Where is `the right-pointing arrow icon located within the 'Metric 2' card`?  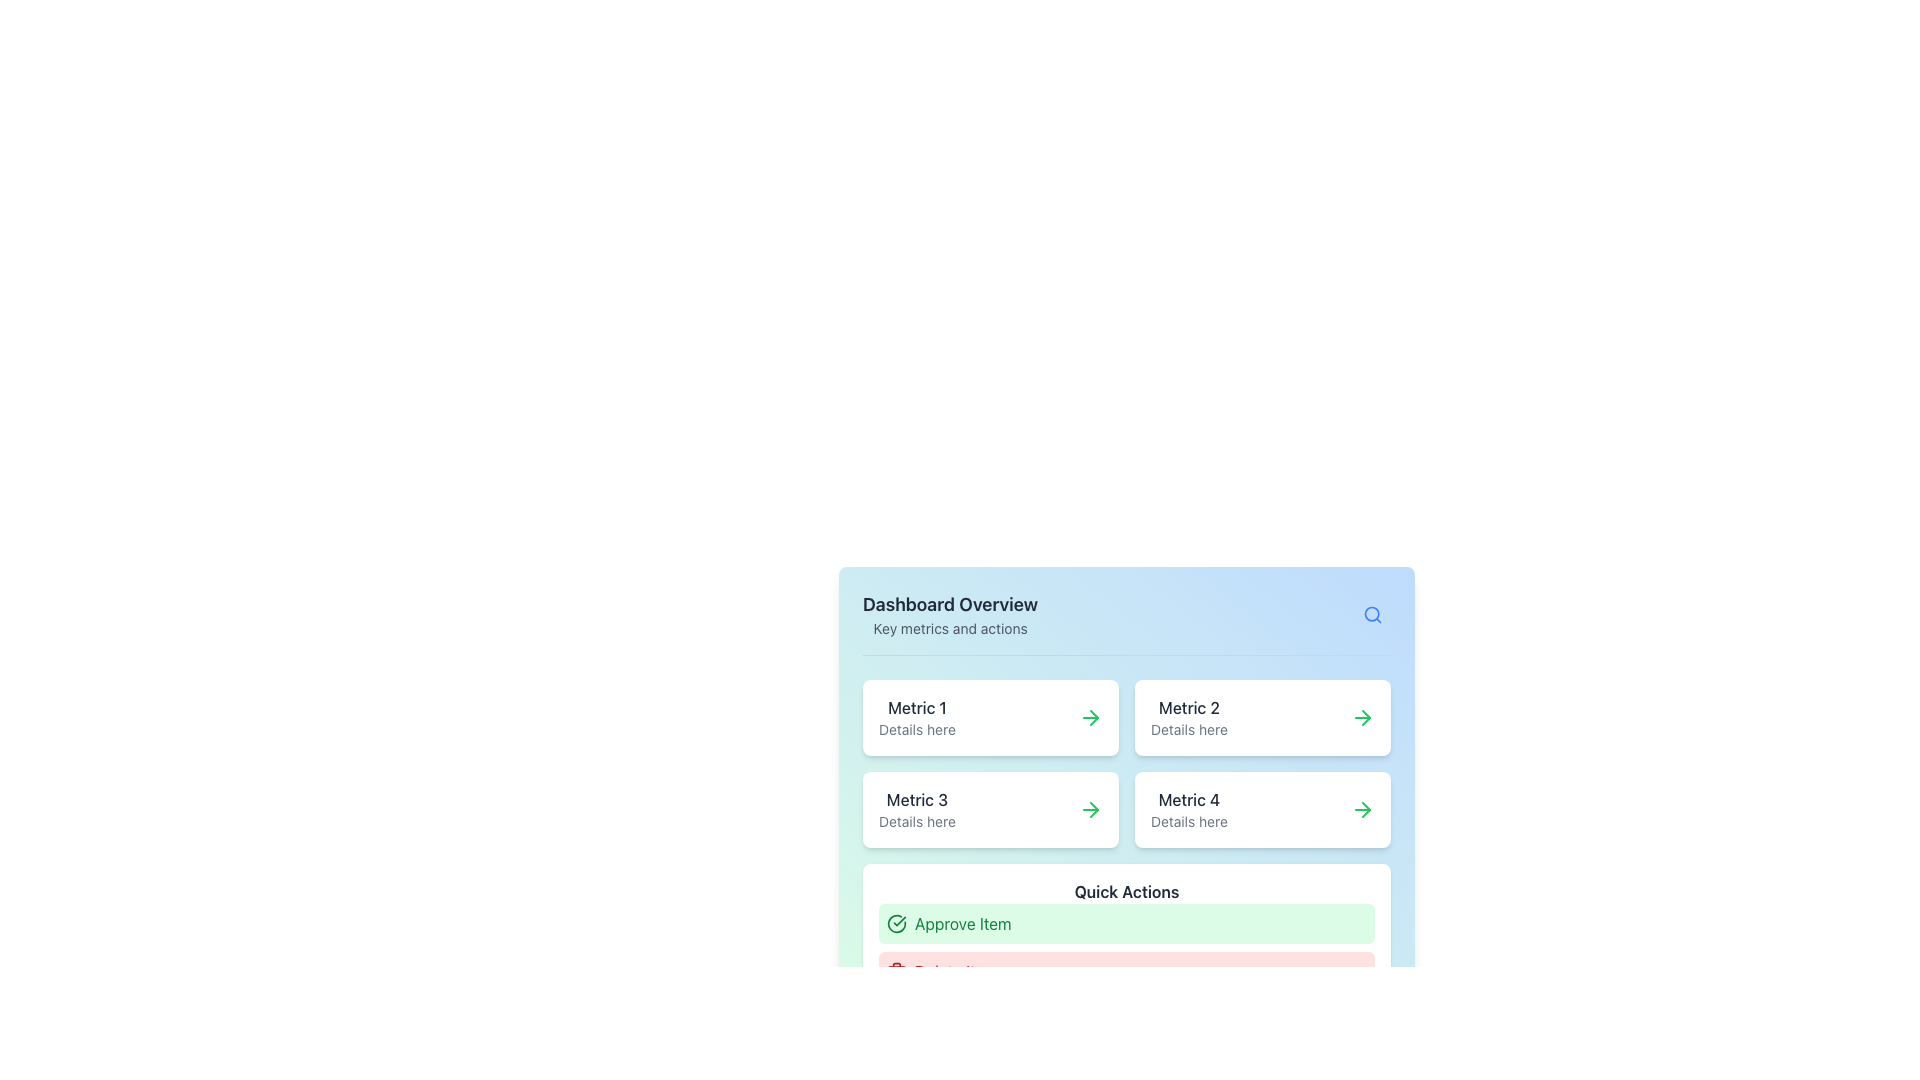
the right-pointing arrow icon located within the 'Metric 2' card is located at coordinates (1365, 716).